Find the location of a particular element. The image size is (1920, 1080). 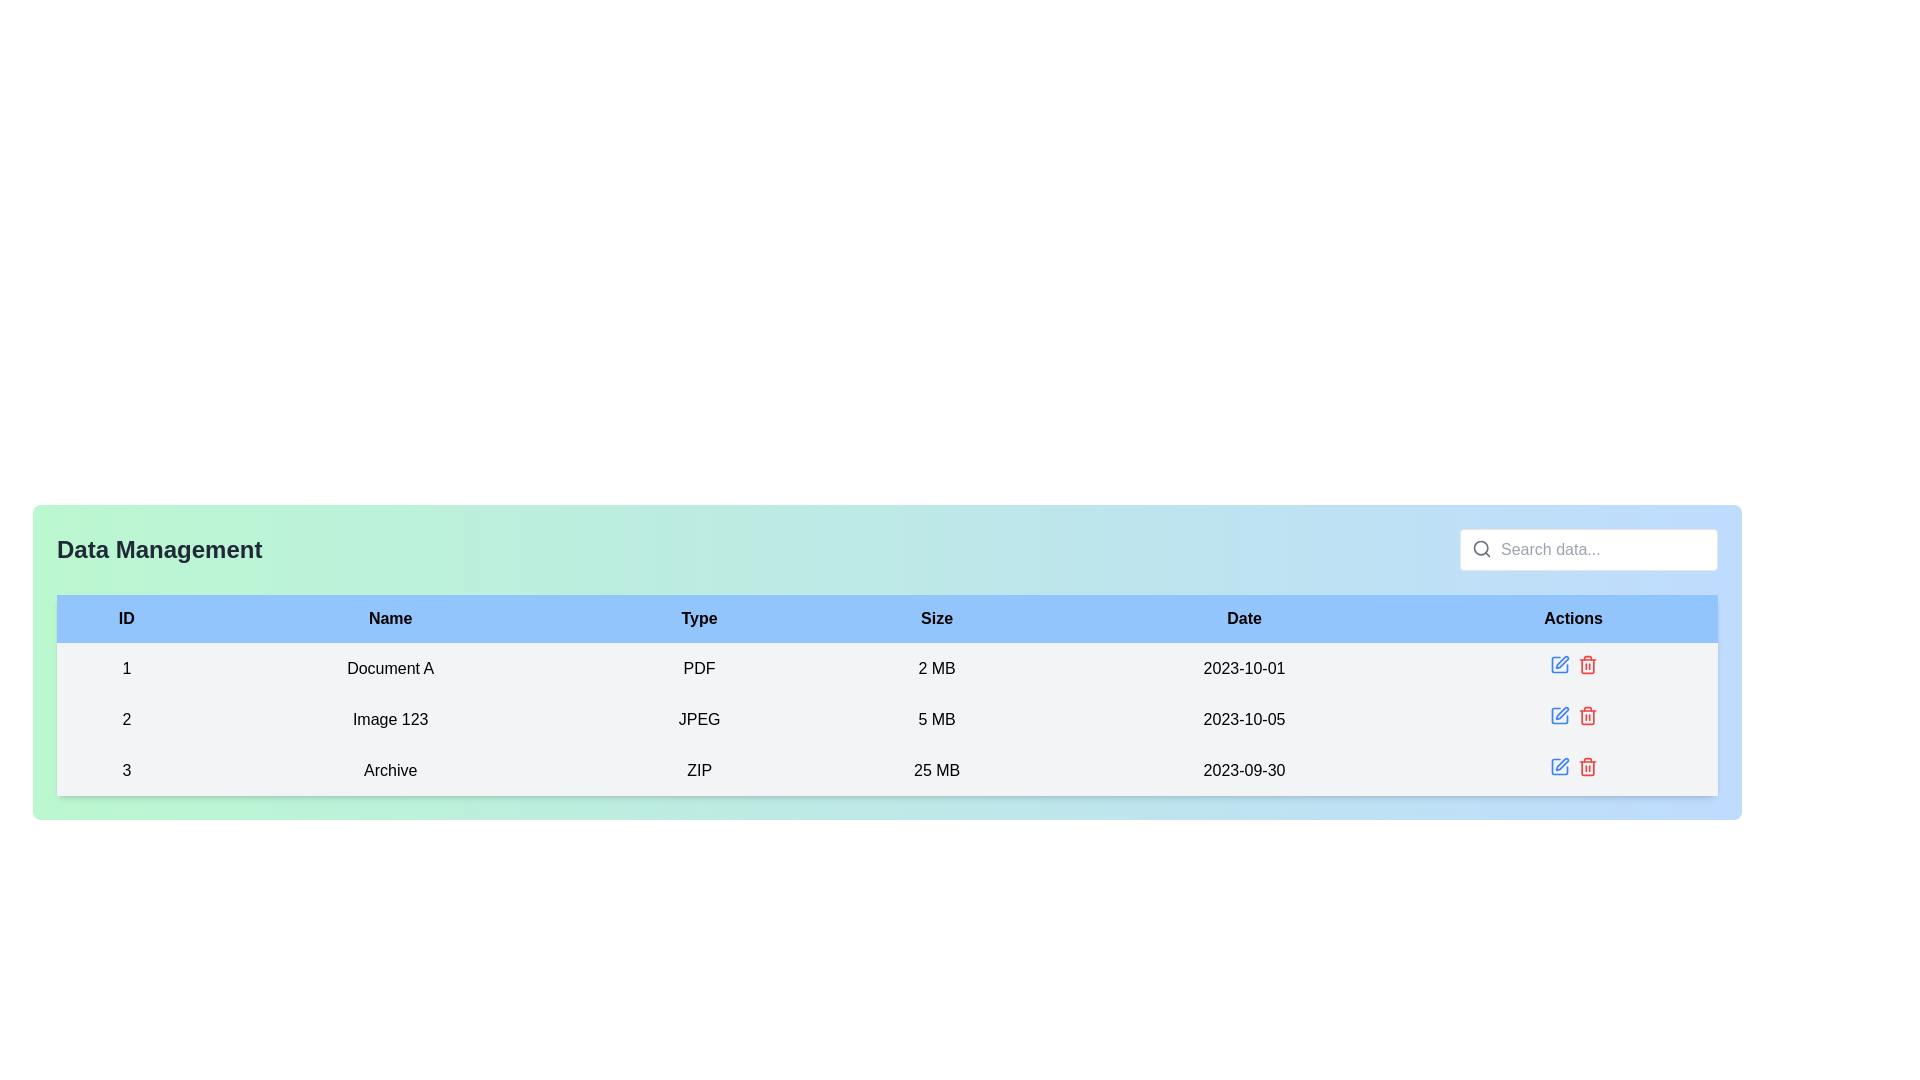

the edit icon located in the 'Actions' column of the data table for the third row, which corresponds to the 'Archive' entry is located at coordinates (1558, 766).